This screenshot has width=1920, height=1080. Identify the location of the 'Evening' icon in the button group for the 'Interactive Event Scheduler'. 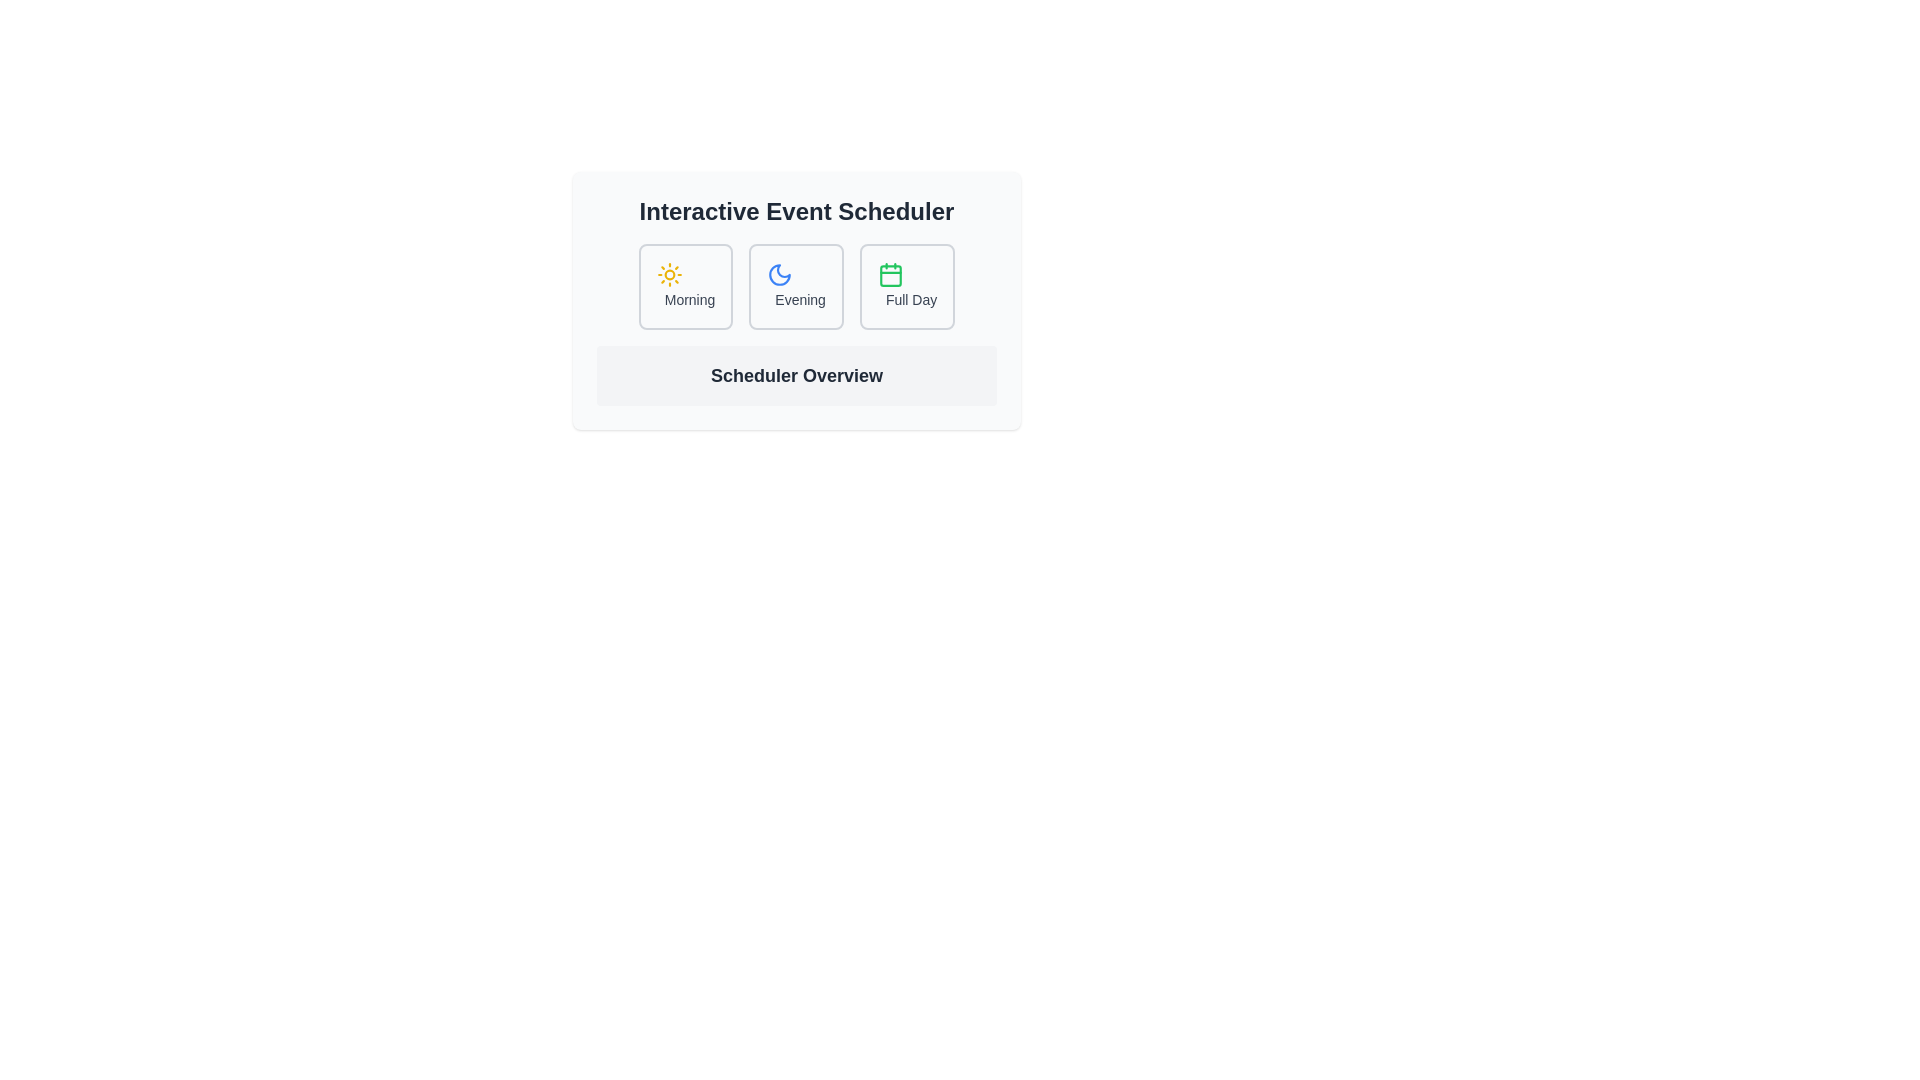
(779, 274).